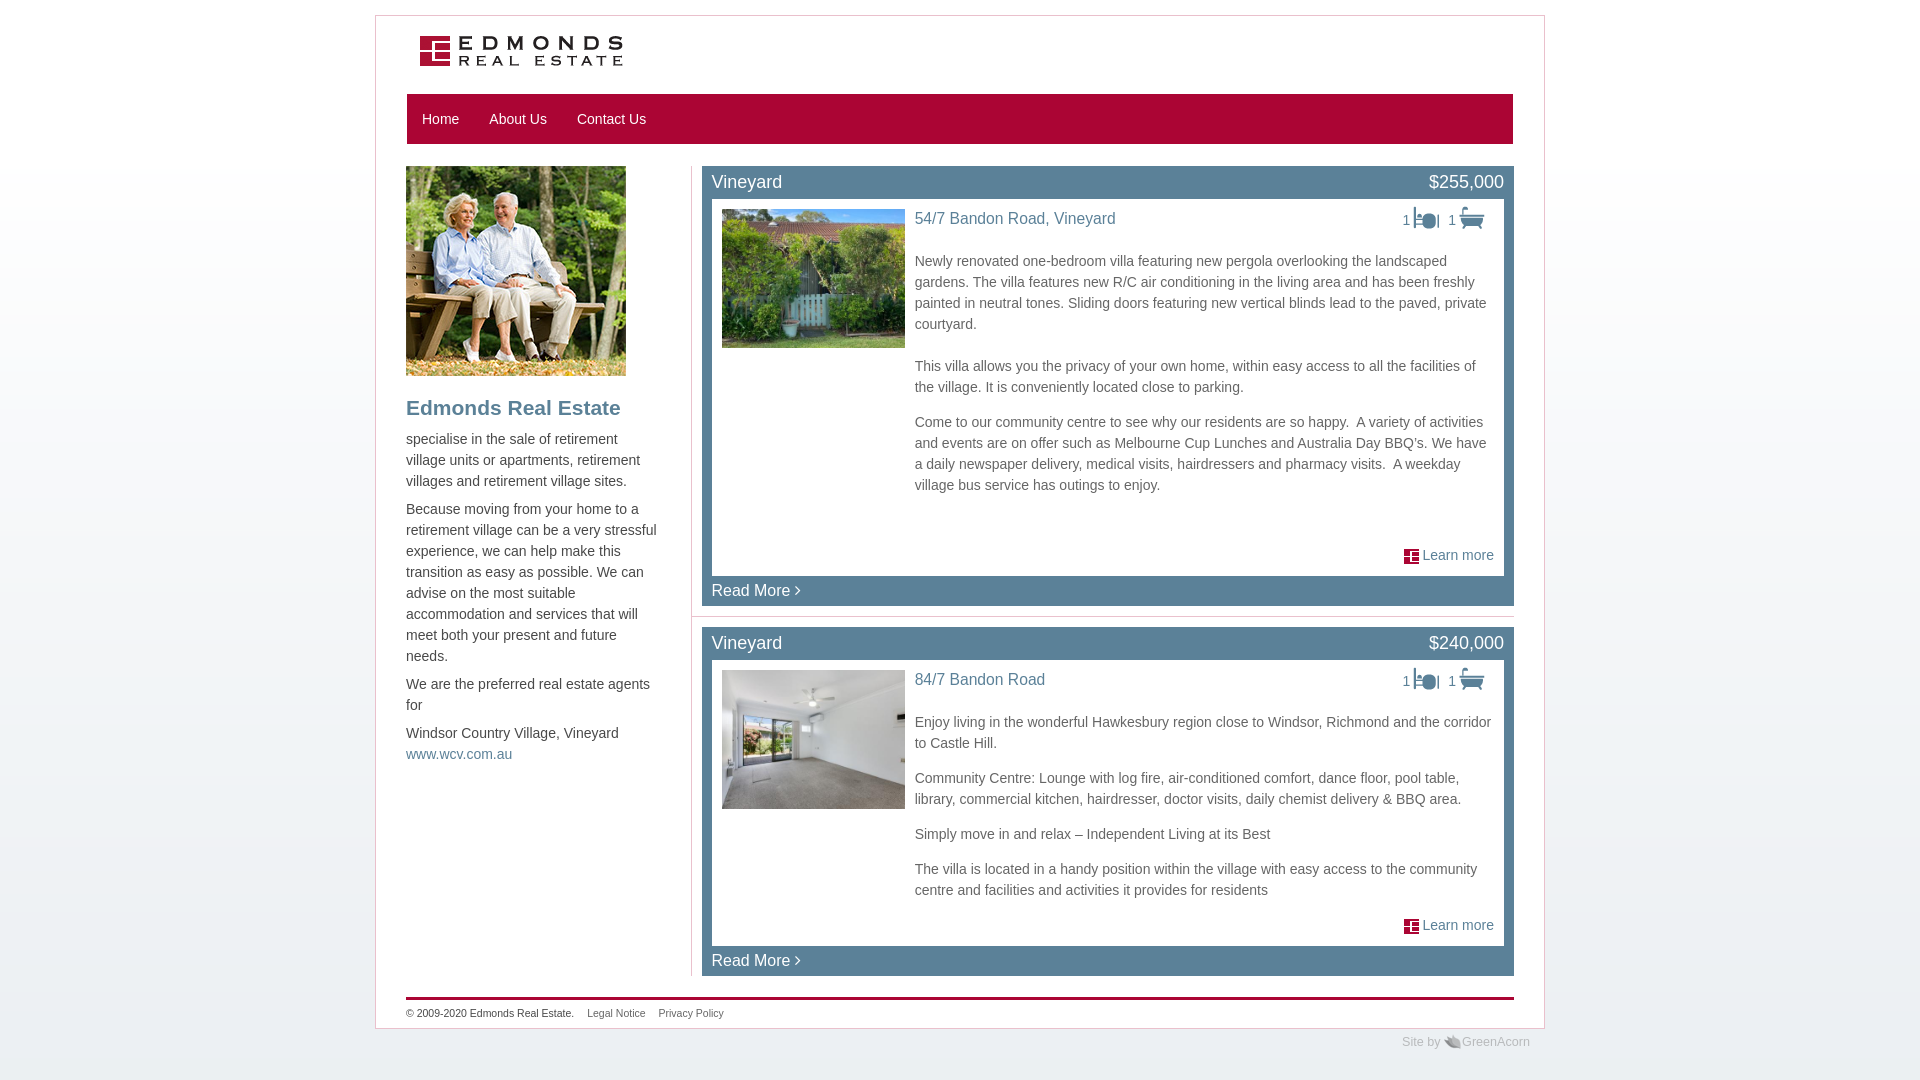 This screenshot has height=1080, width=1920. I want to click on 'Contact Us', so click(610, 119).